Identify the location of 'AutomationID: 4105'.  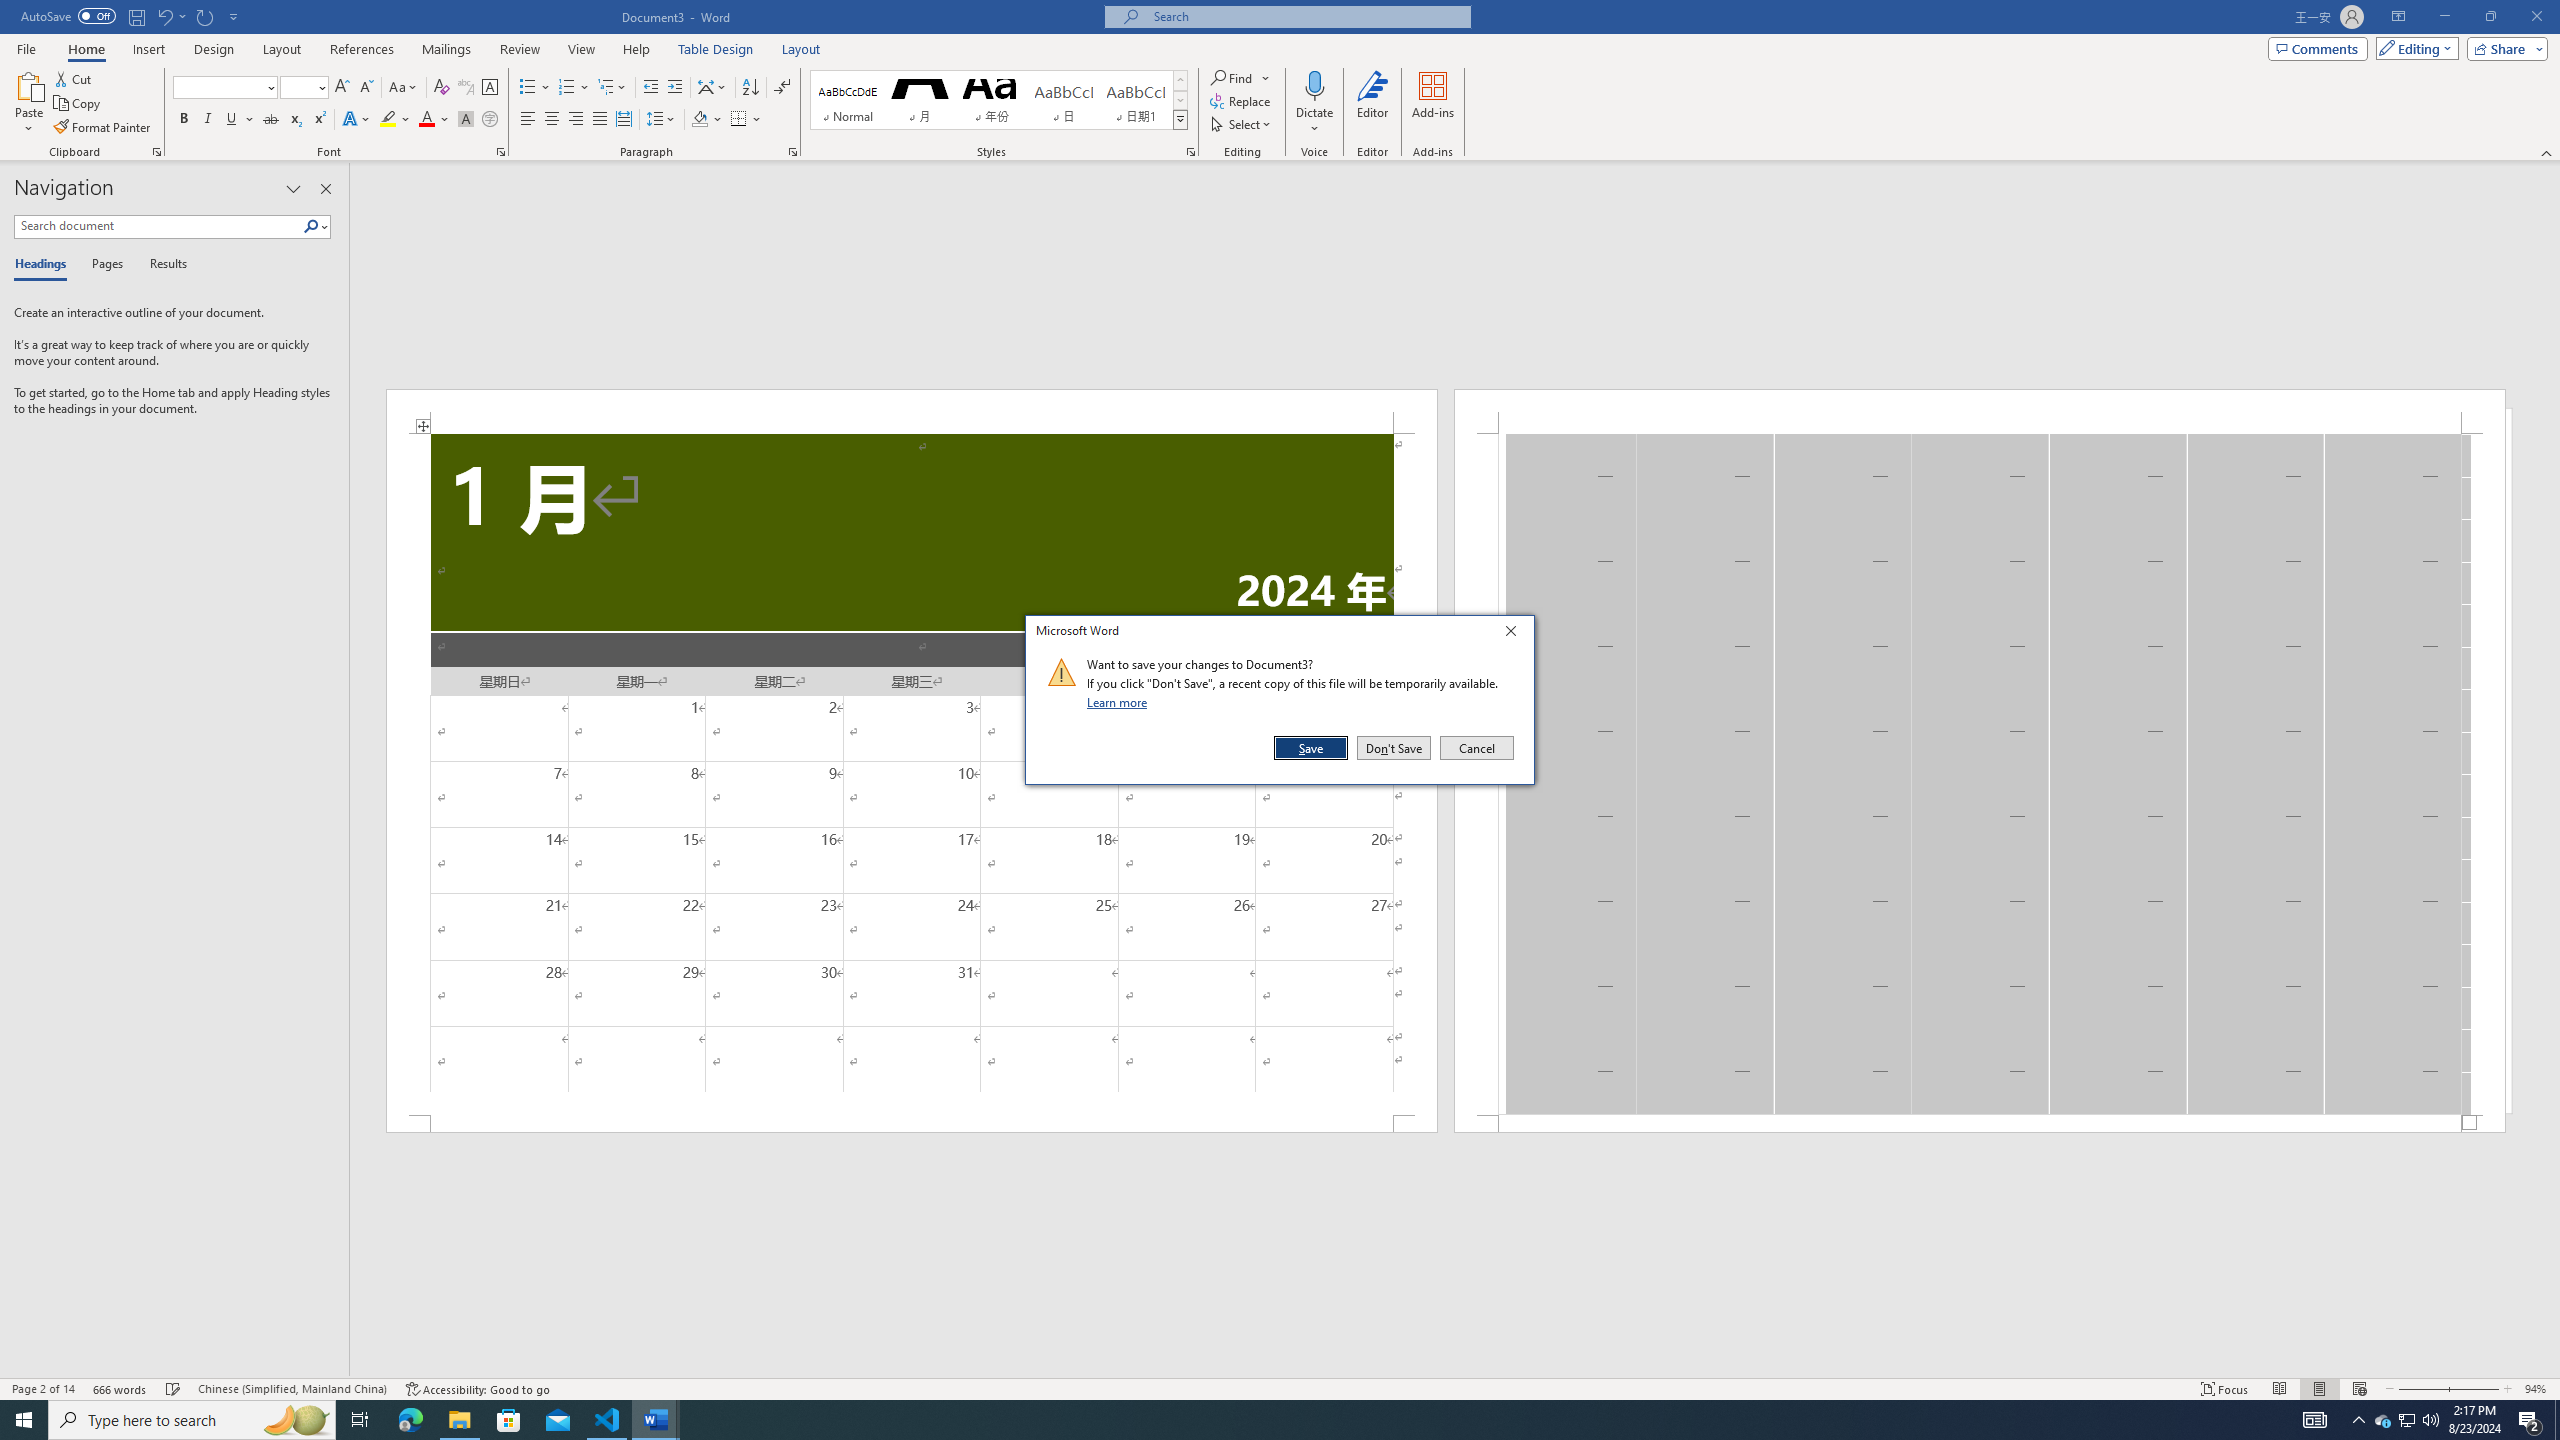
(2315, 1418).